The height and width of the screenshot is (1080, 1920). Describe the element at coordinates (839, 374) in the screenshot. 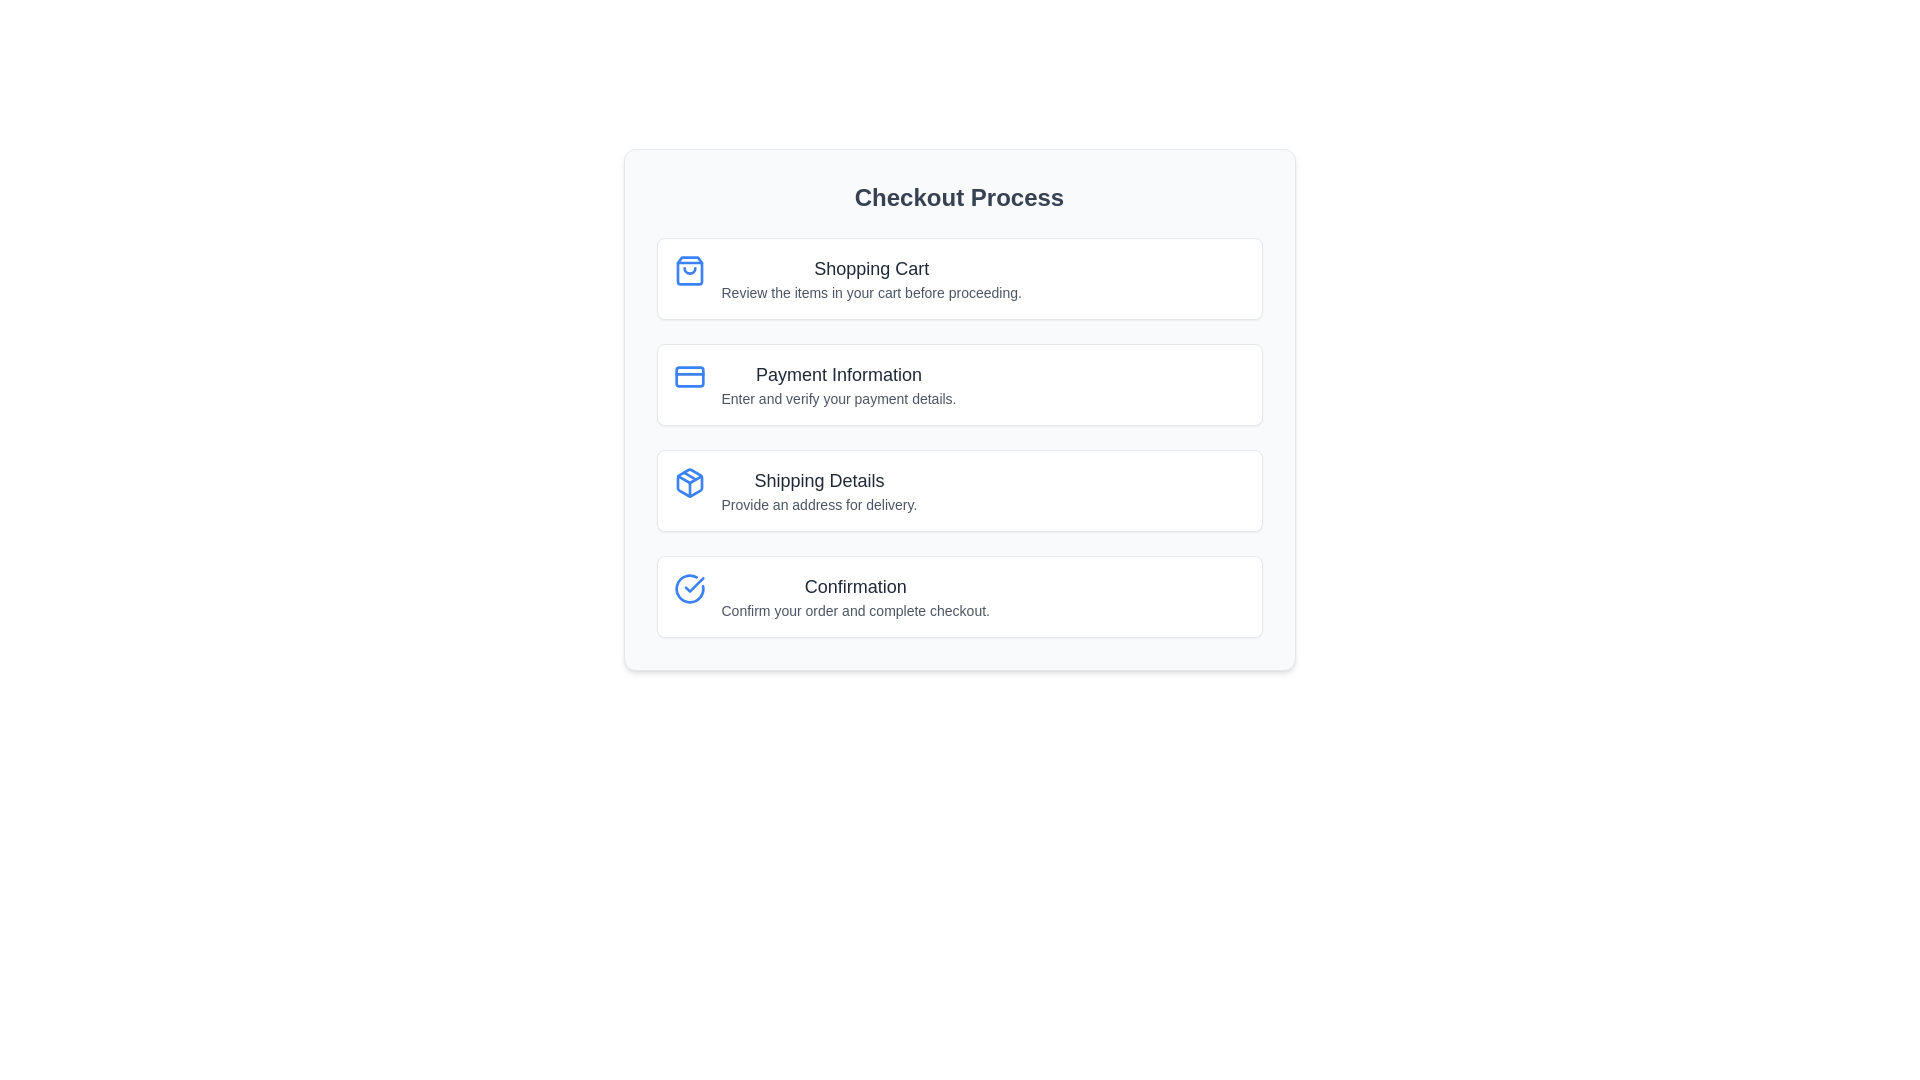

I see `heading text that serves as a title for the checkout process, located in the second card below the 'Checkout Process' header` at that location.